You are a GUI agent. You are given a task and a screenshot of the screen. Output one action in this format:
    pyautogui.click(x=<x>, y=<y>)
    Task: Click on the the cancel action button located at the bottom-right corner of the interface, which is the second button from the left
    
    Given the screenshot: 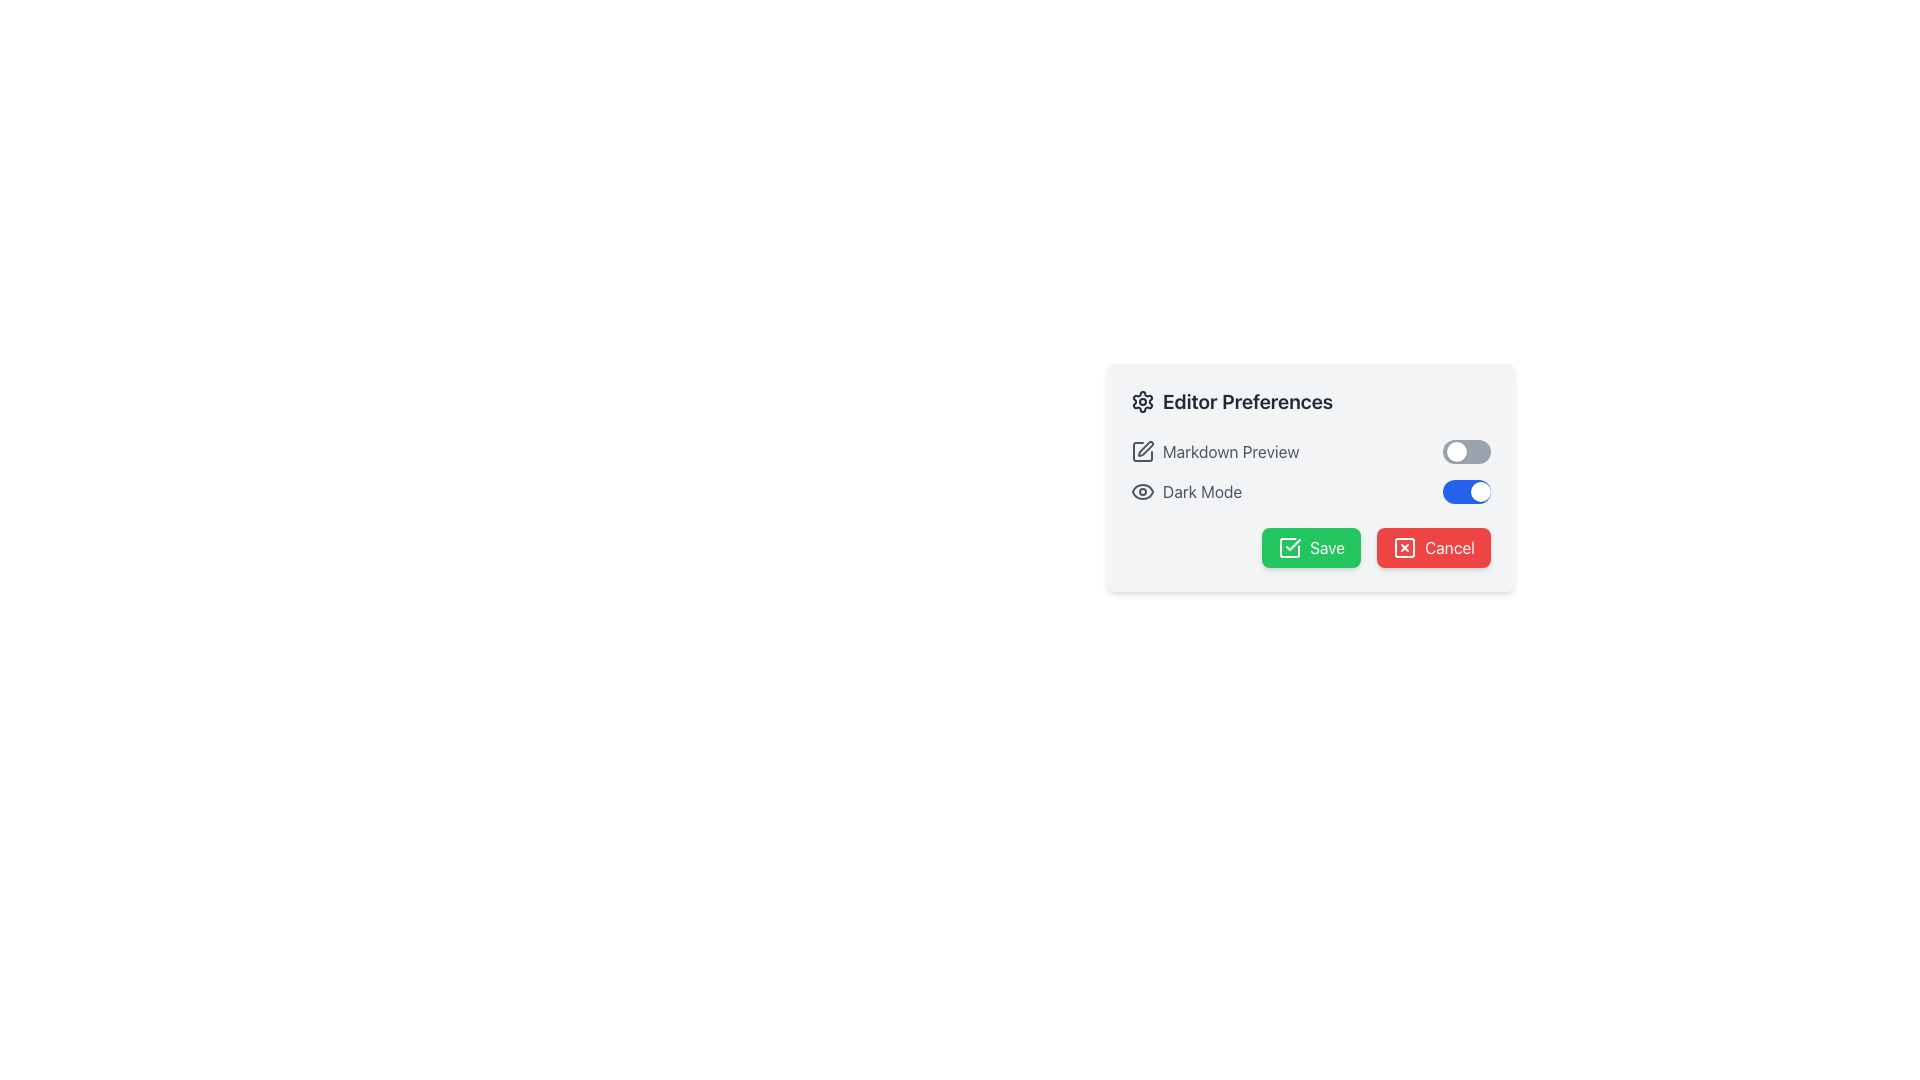 What is the action you would take?
    pyautogui.click(x=1433, y=547)
    